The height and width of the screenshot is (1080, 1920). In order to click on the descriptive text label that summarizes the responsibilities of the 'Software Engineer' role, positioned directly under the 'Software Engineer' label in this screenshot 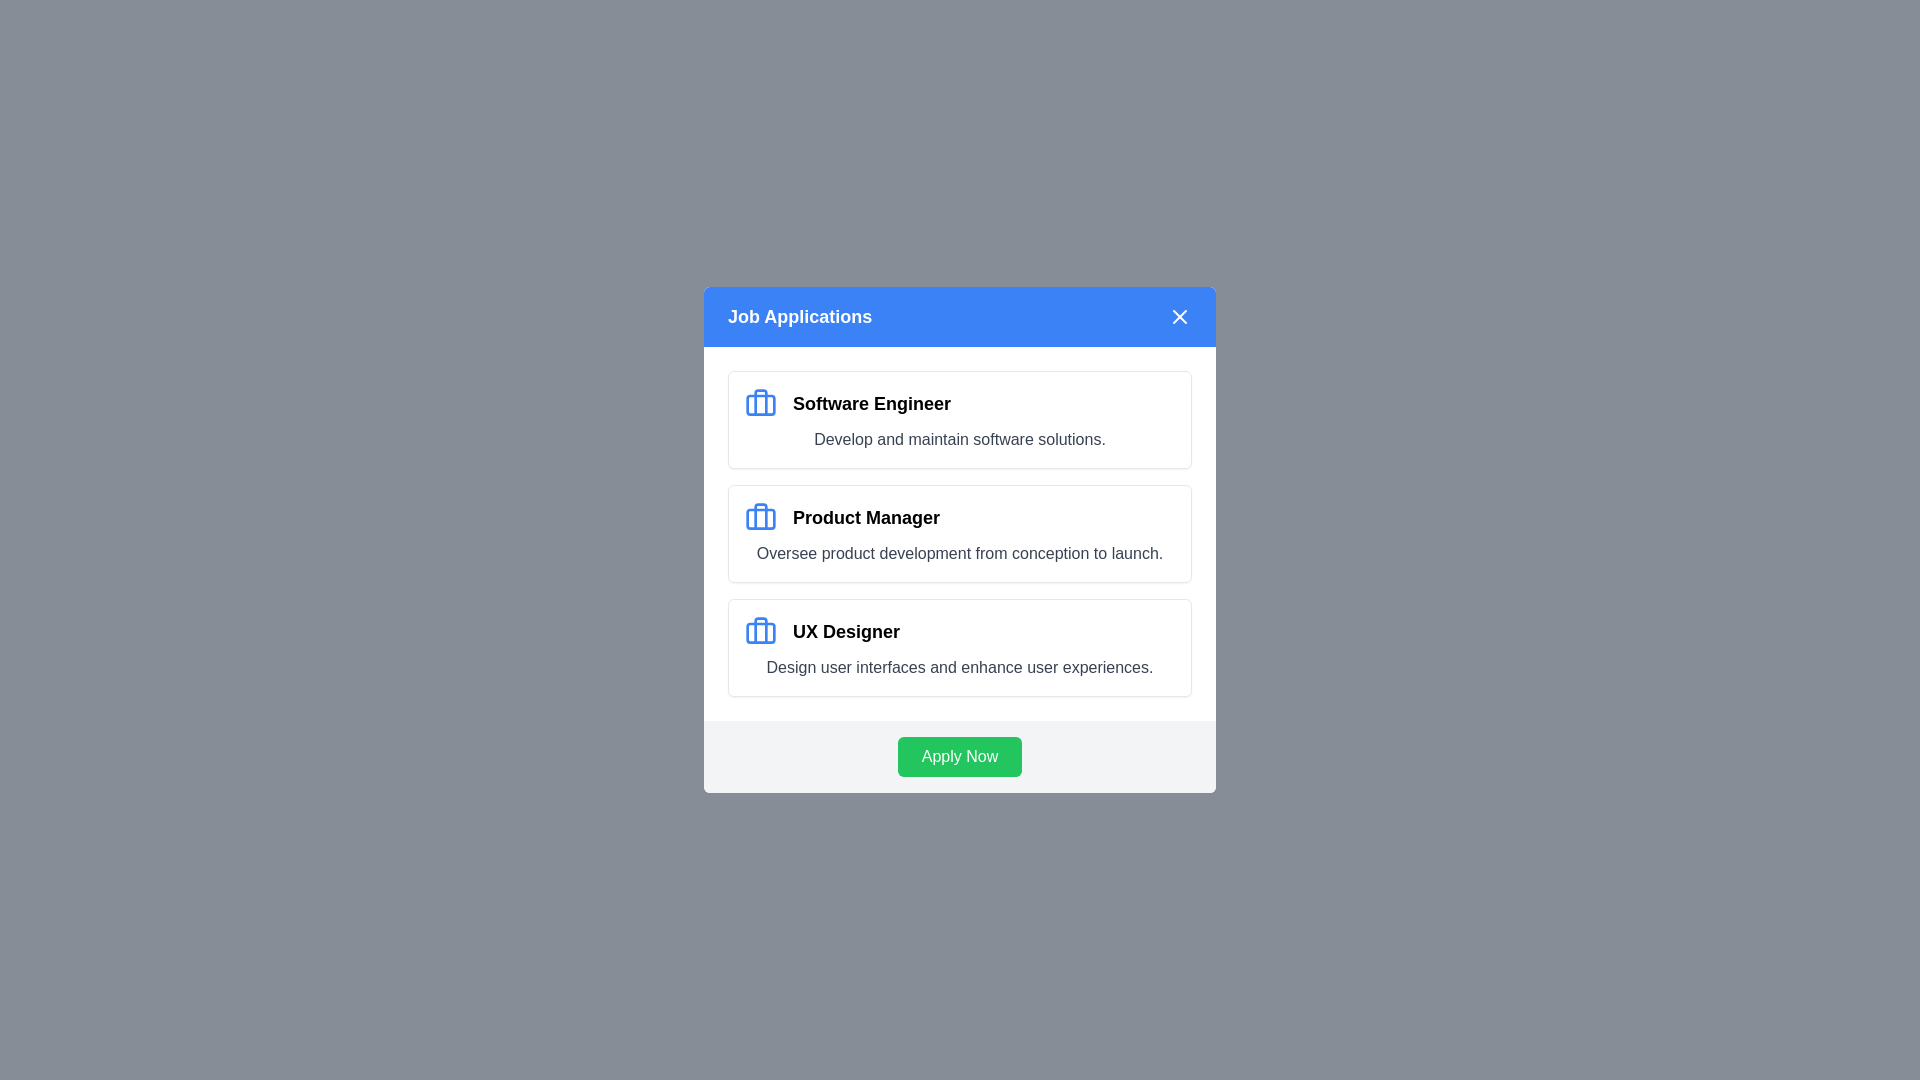, I will do `click(960, 438)`.